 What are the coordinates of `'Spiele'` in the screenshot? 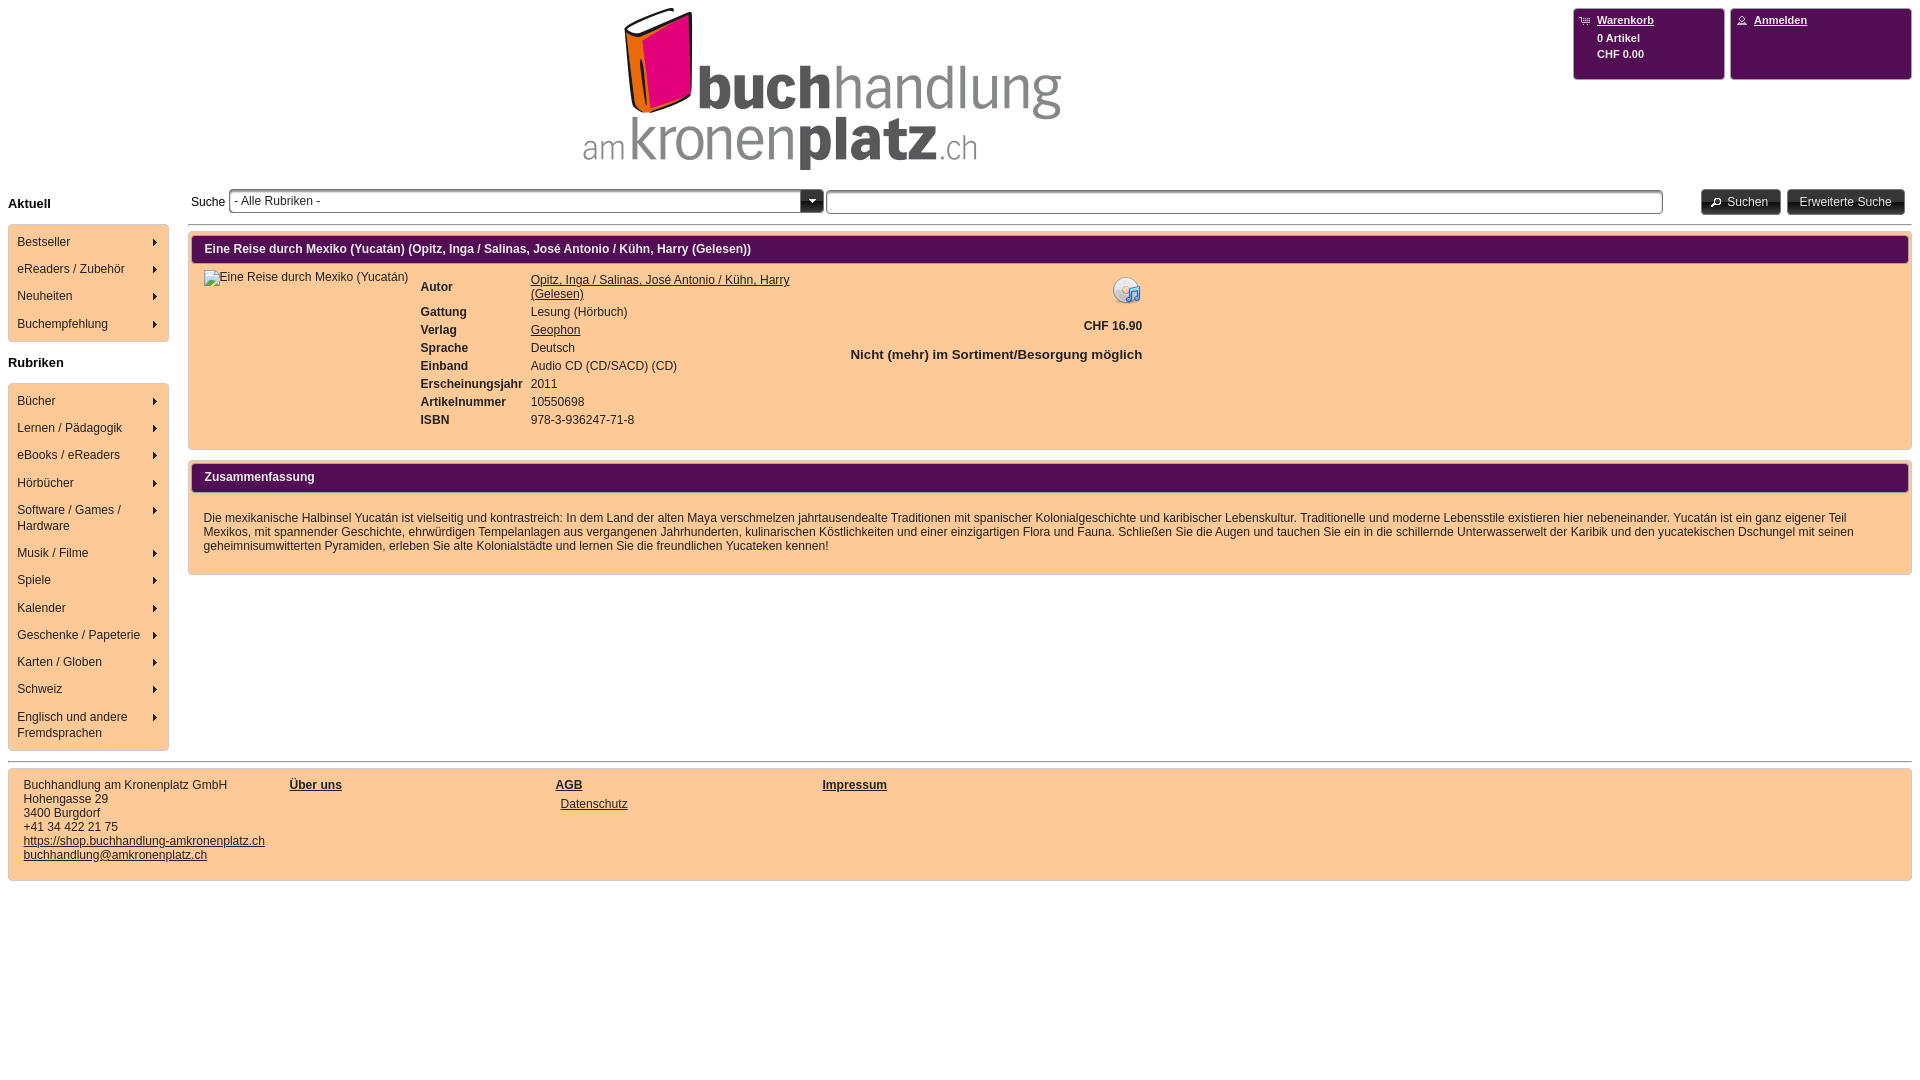 It's located at (89, 580).